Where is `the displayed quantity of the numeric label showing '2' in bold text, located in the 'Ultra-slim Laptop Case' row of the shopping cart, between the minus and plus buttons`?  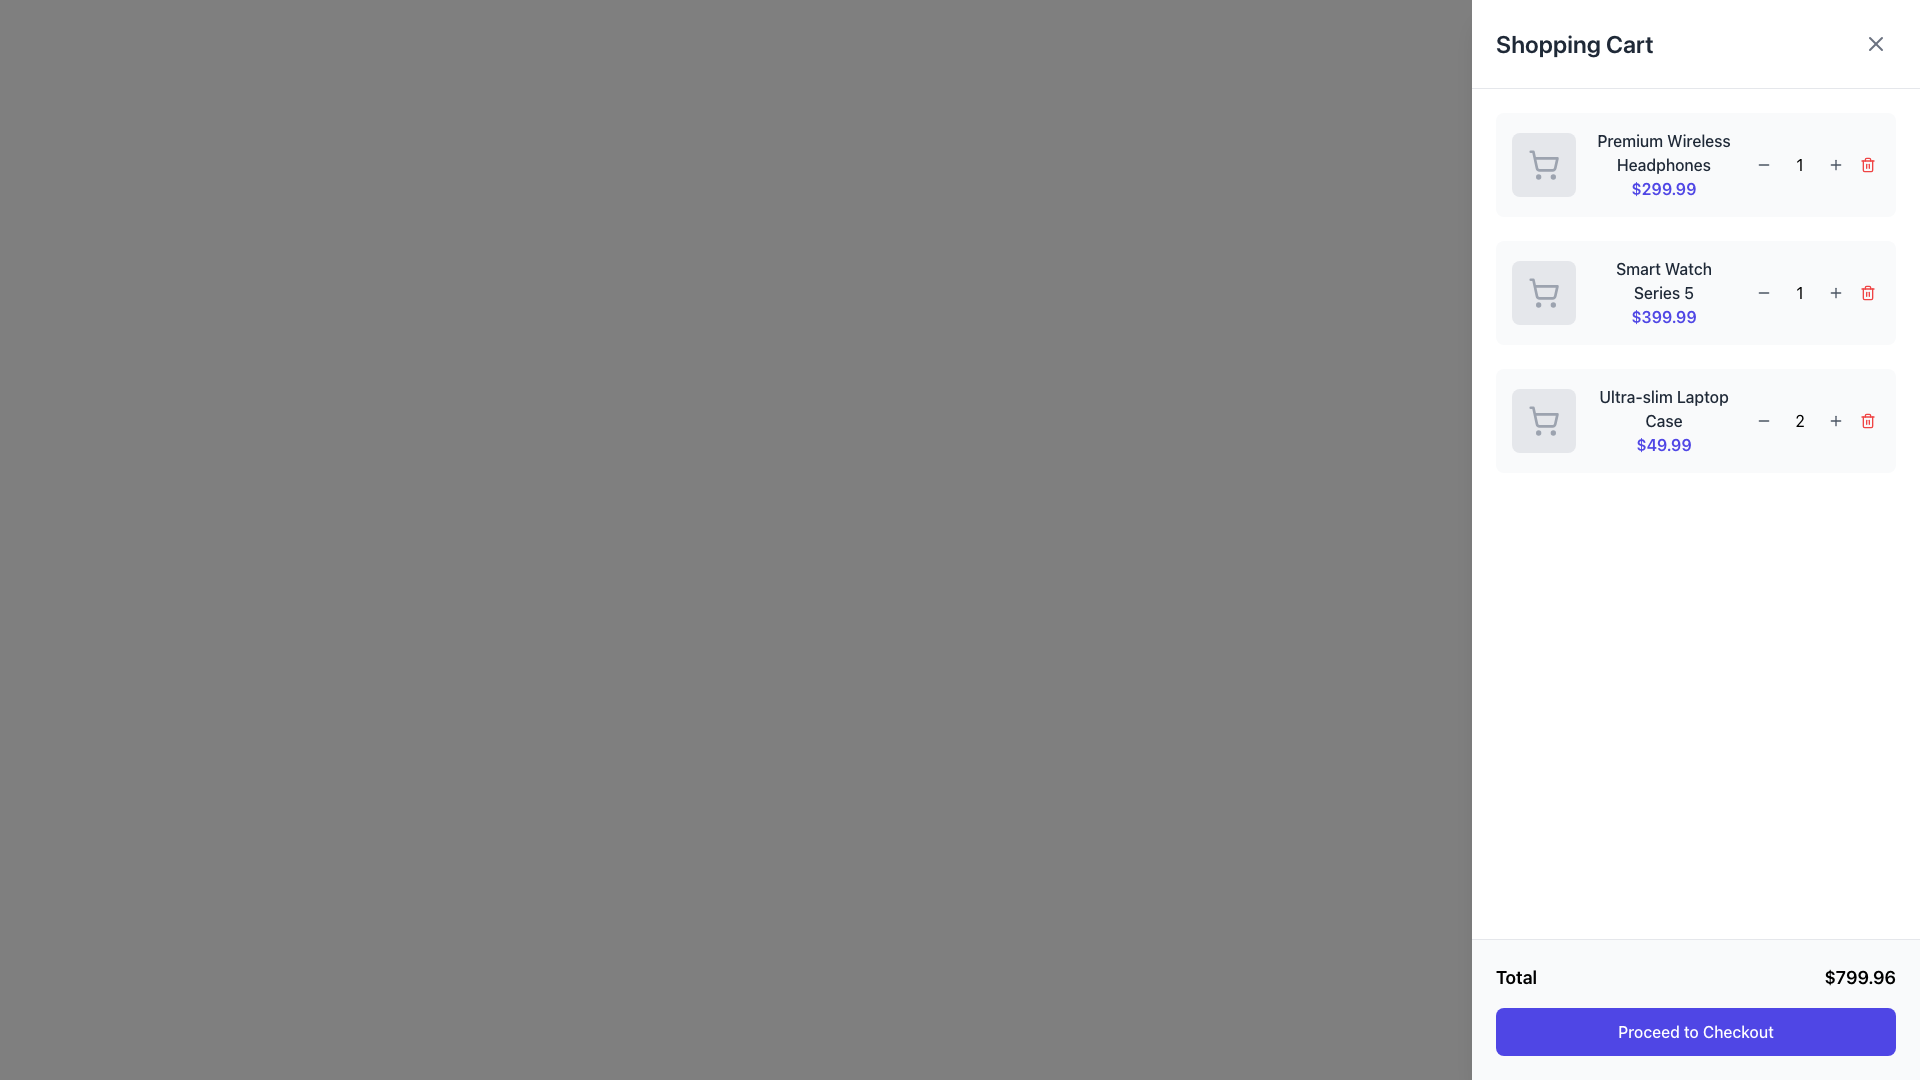 the displayed quantity of the numeric label showing '2' in bold text, located in the 'Ultra-slim Laptop Case' row of the shopping cart, between the minus and plus buttons is located at coordinates (1800, 419).